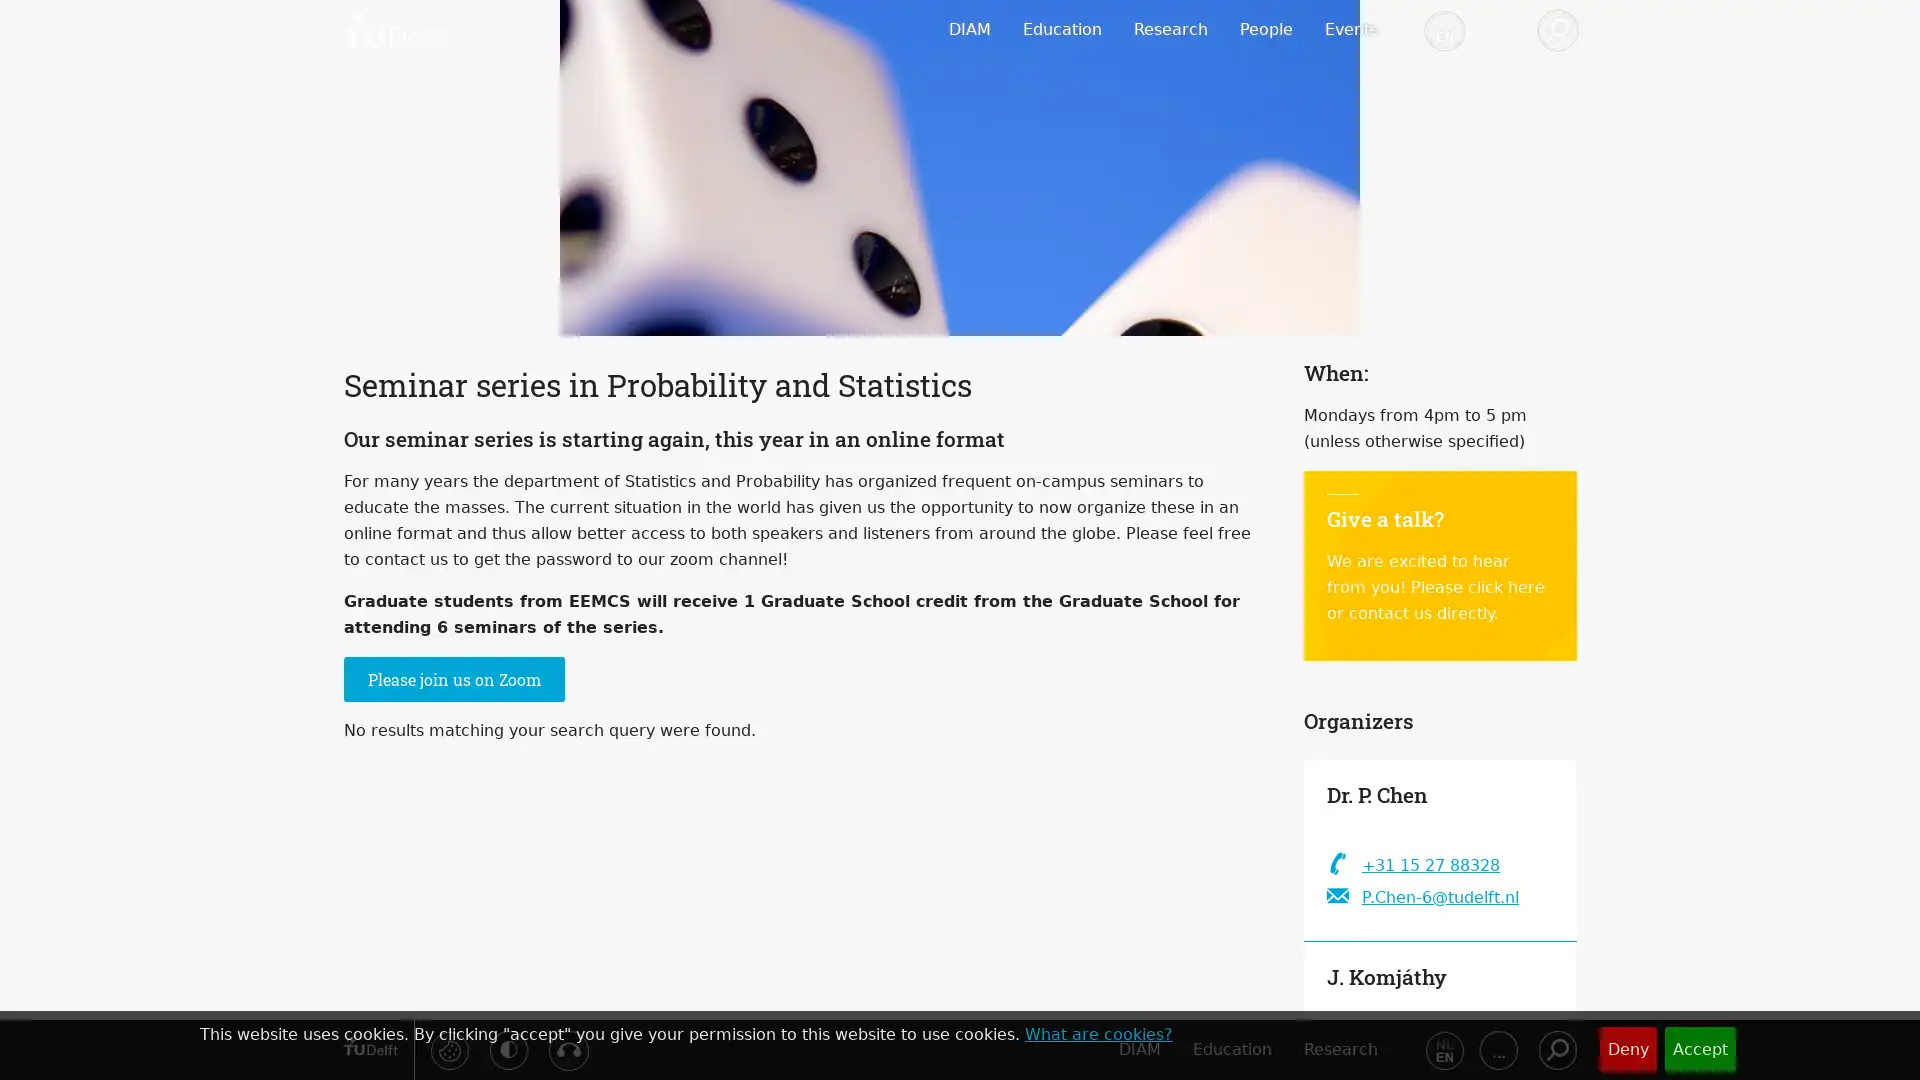 The width and height of the screenshot is (1920, 1080). Describe the element at coordinates (1555, 30) in the screenshot. I see `Search` at that location.